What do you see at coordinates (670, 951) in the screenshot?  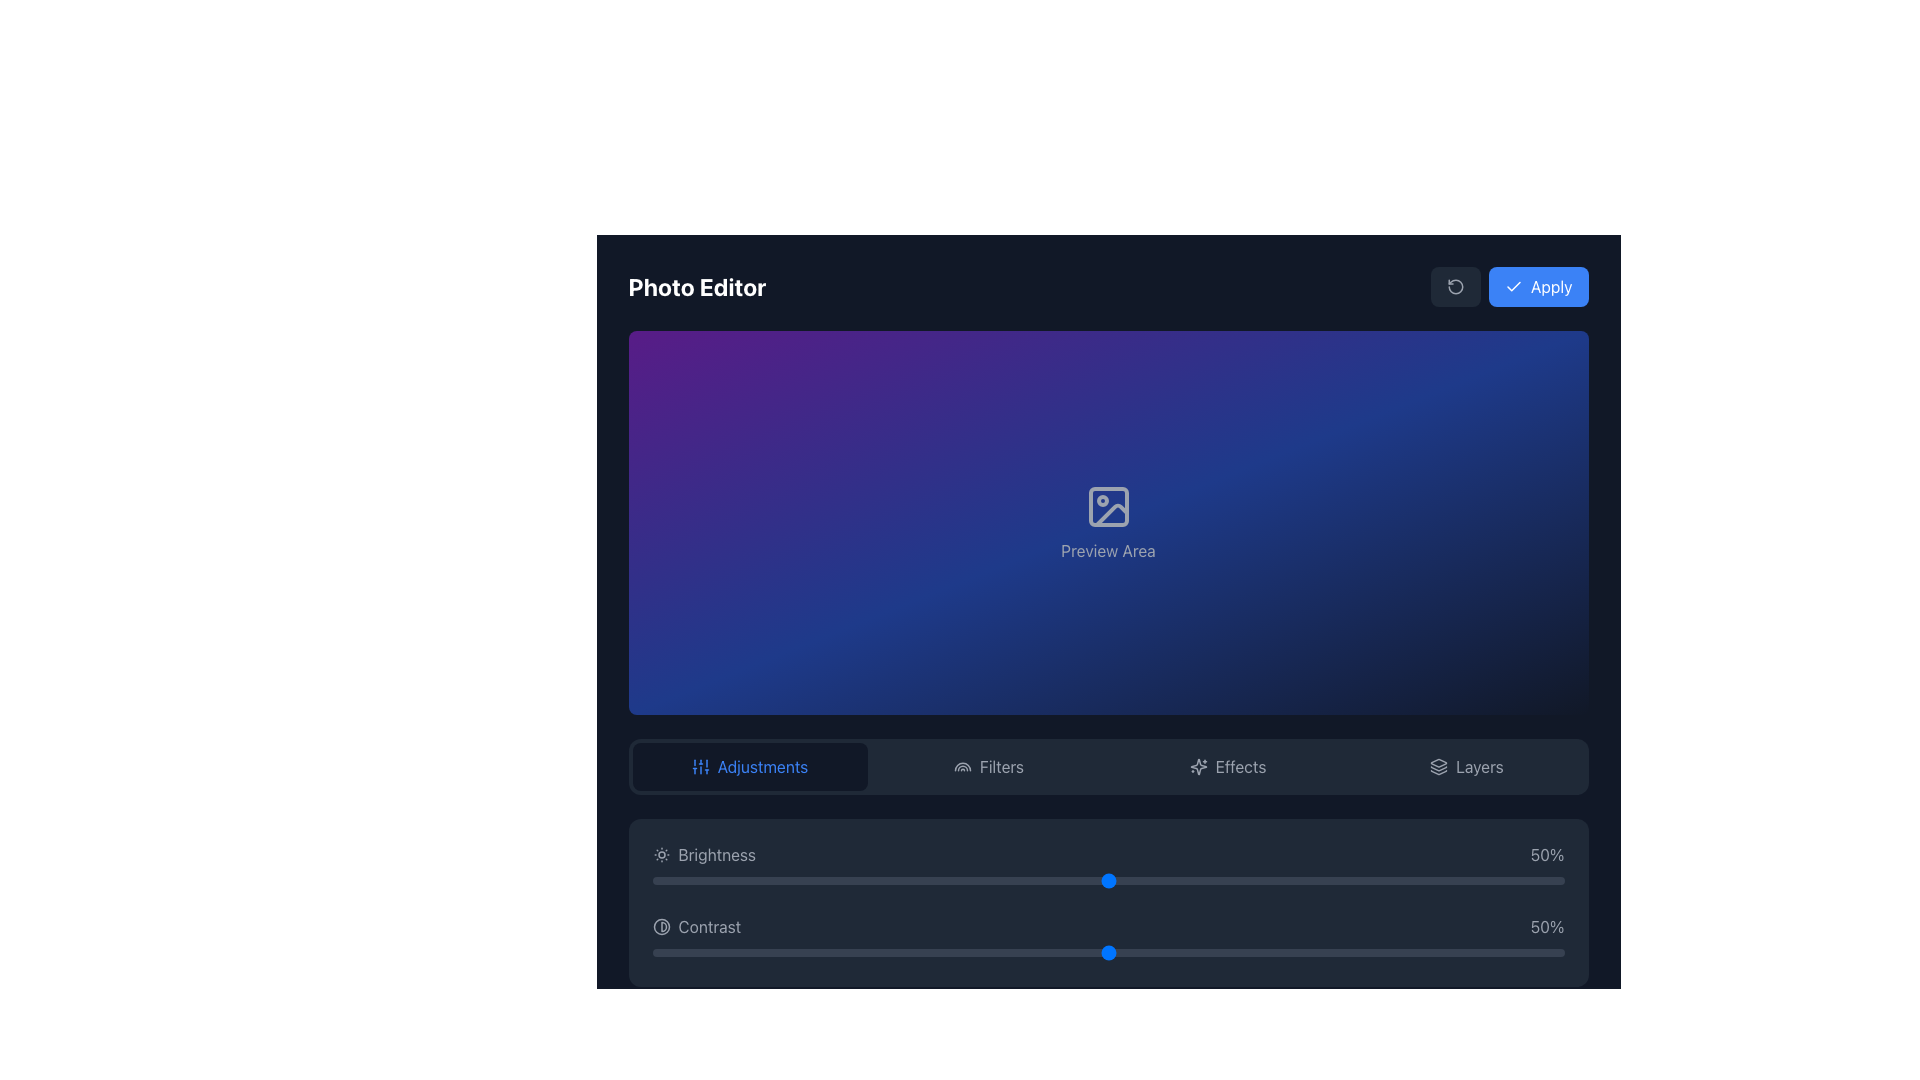 I see `the contrast` at bounding box center [670, 951].